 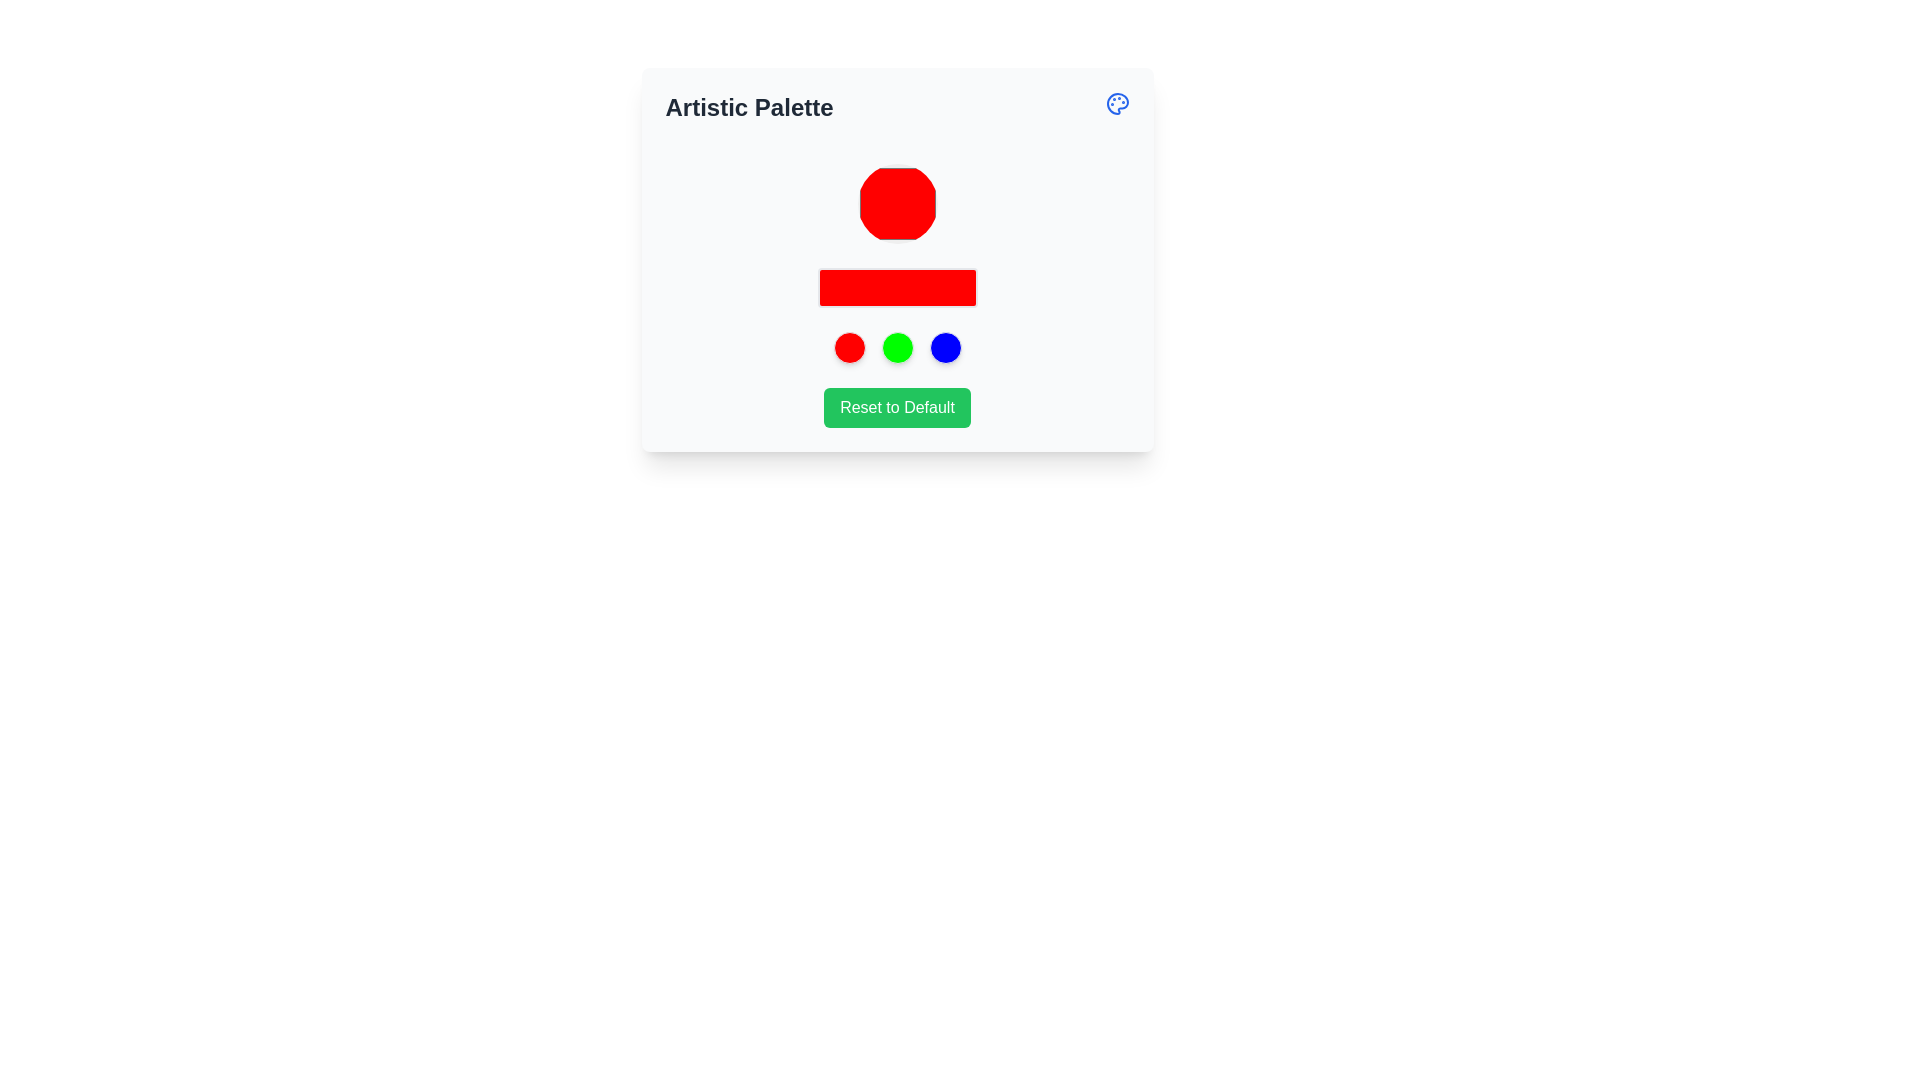 I want to click on the rectangular decorative block with a red background, located within the 'Artistic Palette' card, centrally positioned beneath a larger red octagonal shape, so click(x=896, y=288).